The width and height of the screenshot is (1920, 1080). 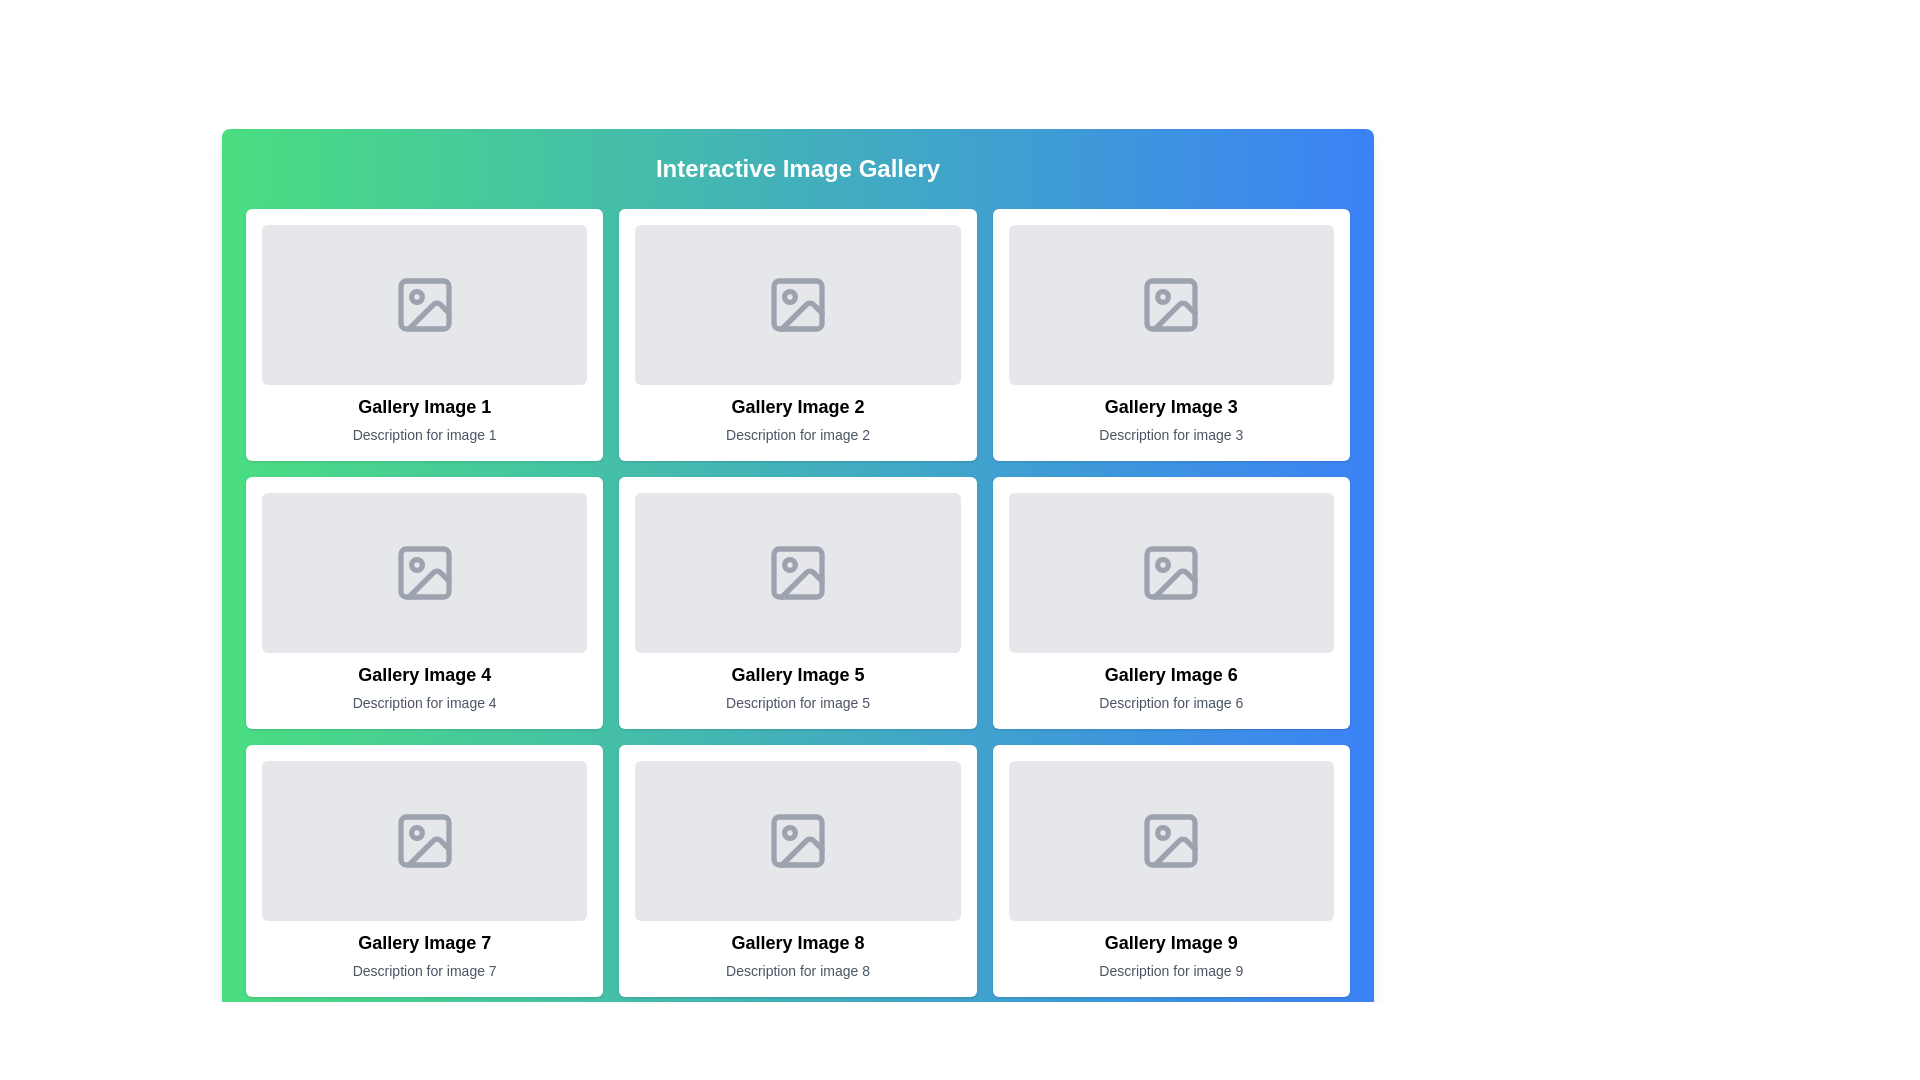 I want to click on the placeholder for an image located in the central column and second row of the grid, so click(x=796, y=573).